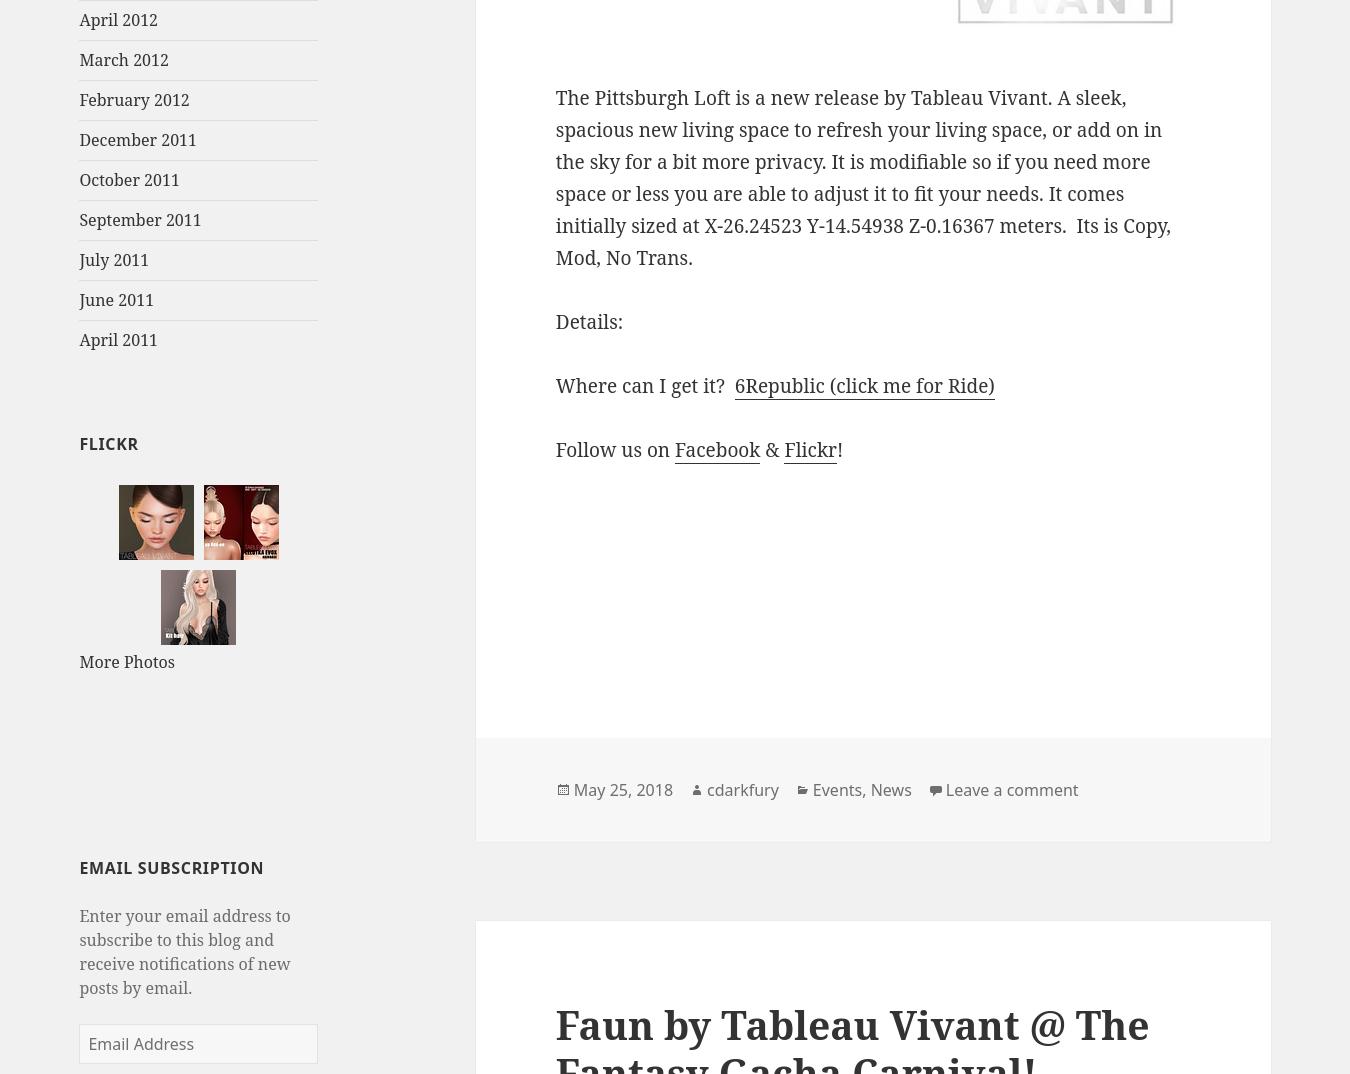  Describe the element at coordinates (623, 789) in the screenshot. I see `'May 25, 2018'` at that location.